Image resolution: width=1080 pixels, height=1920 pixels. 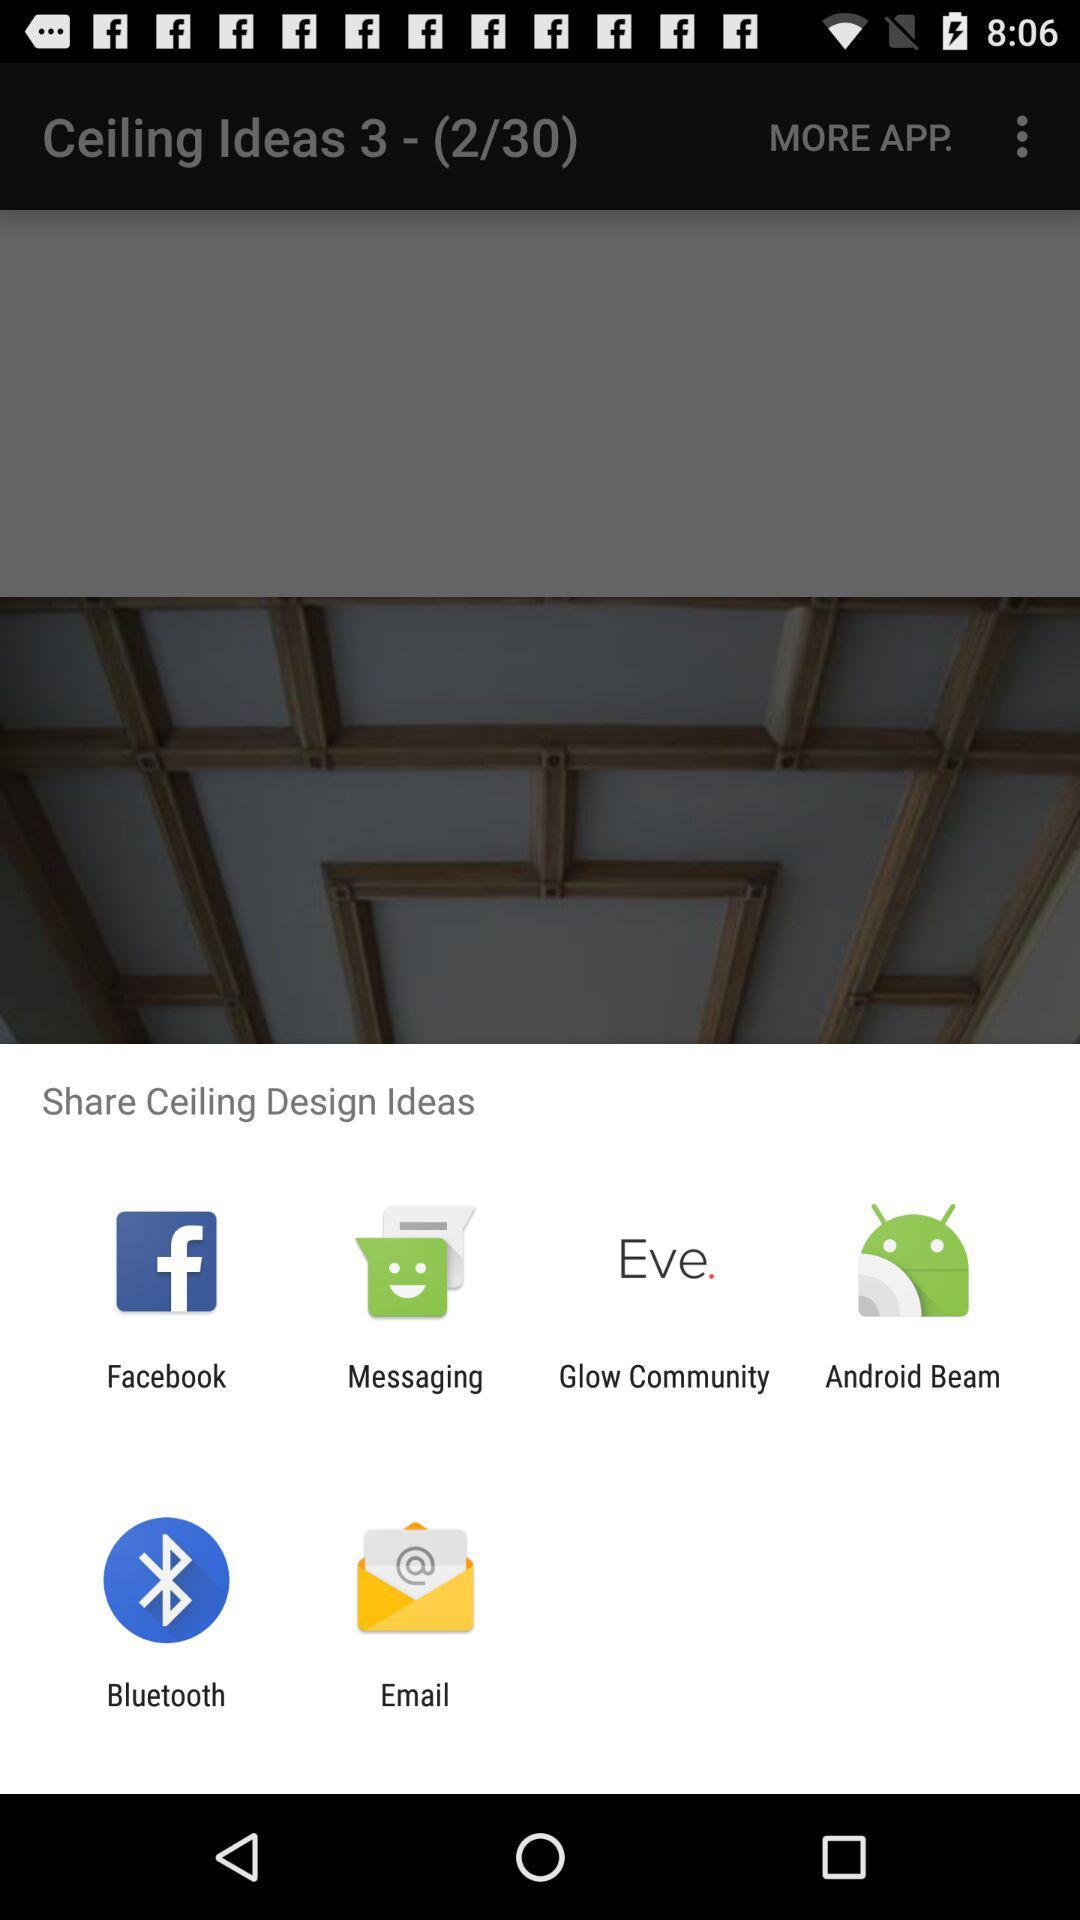 I want to click on android beam app, so click(x=913, y=1392).